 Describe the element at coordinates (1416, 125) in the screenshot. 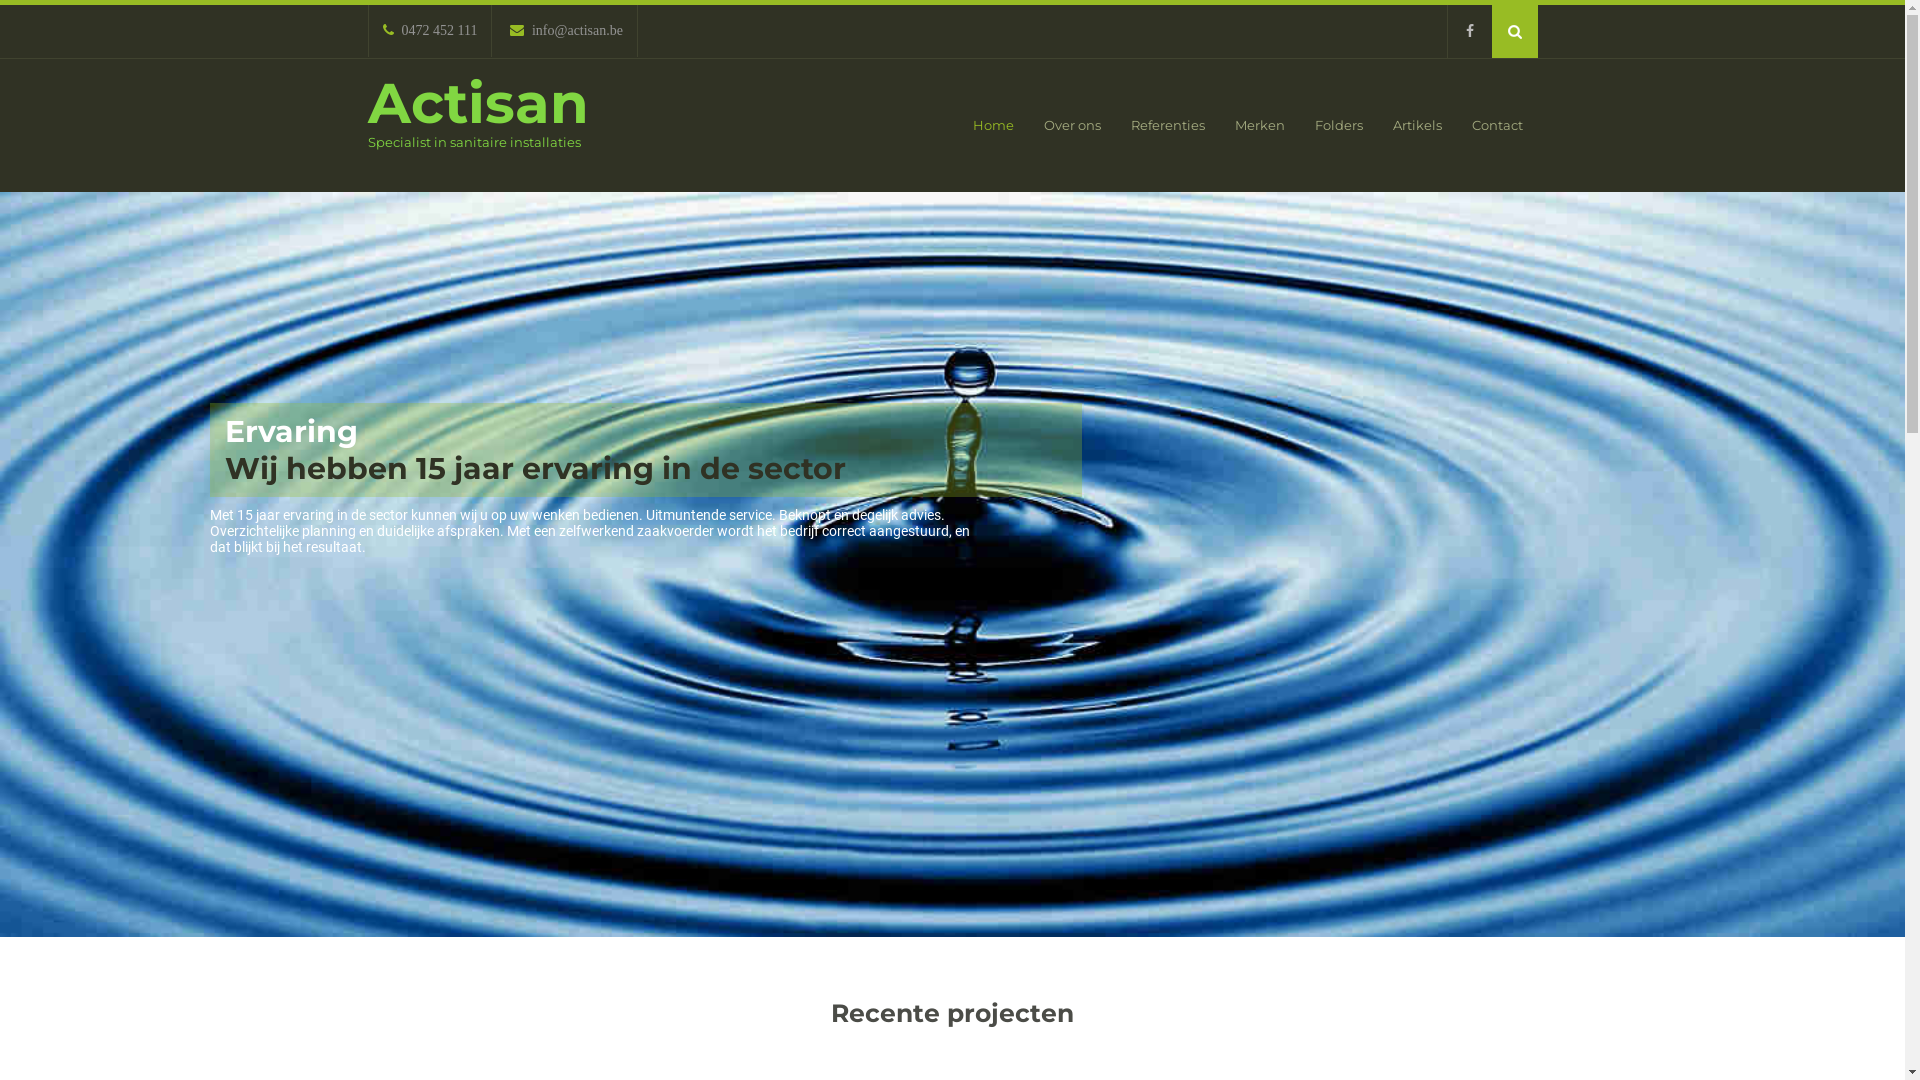

I see `'Artikels'` at that location.